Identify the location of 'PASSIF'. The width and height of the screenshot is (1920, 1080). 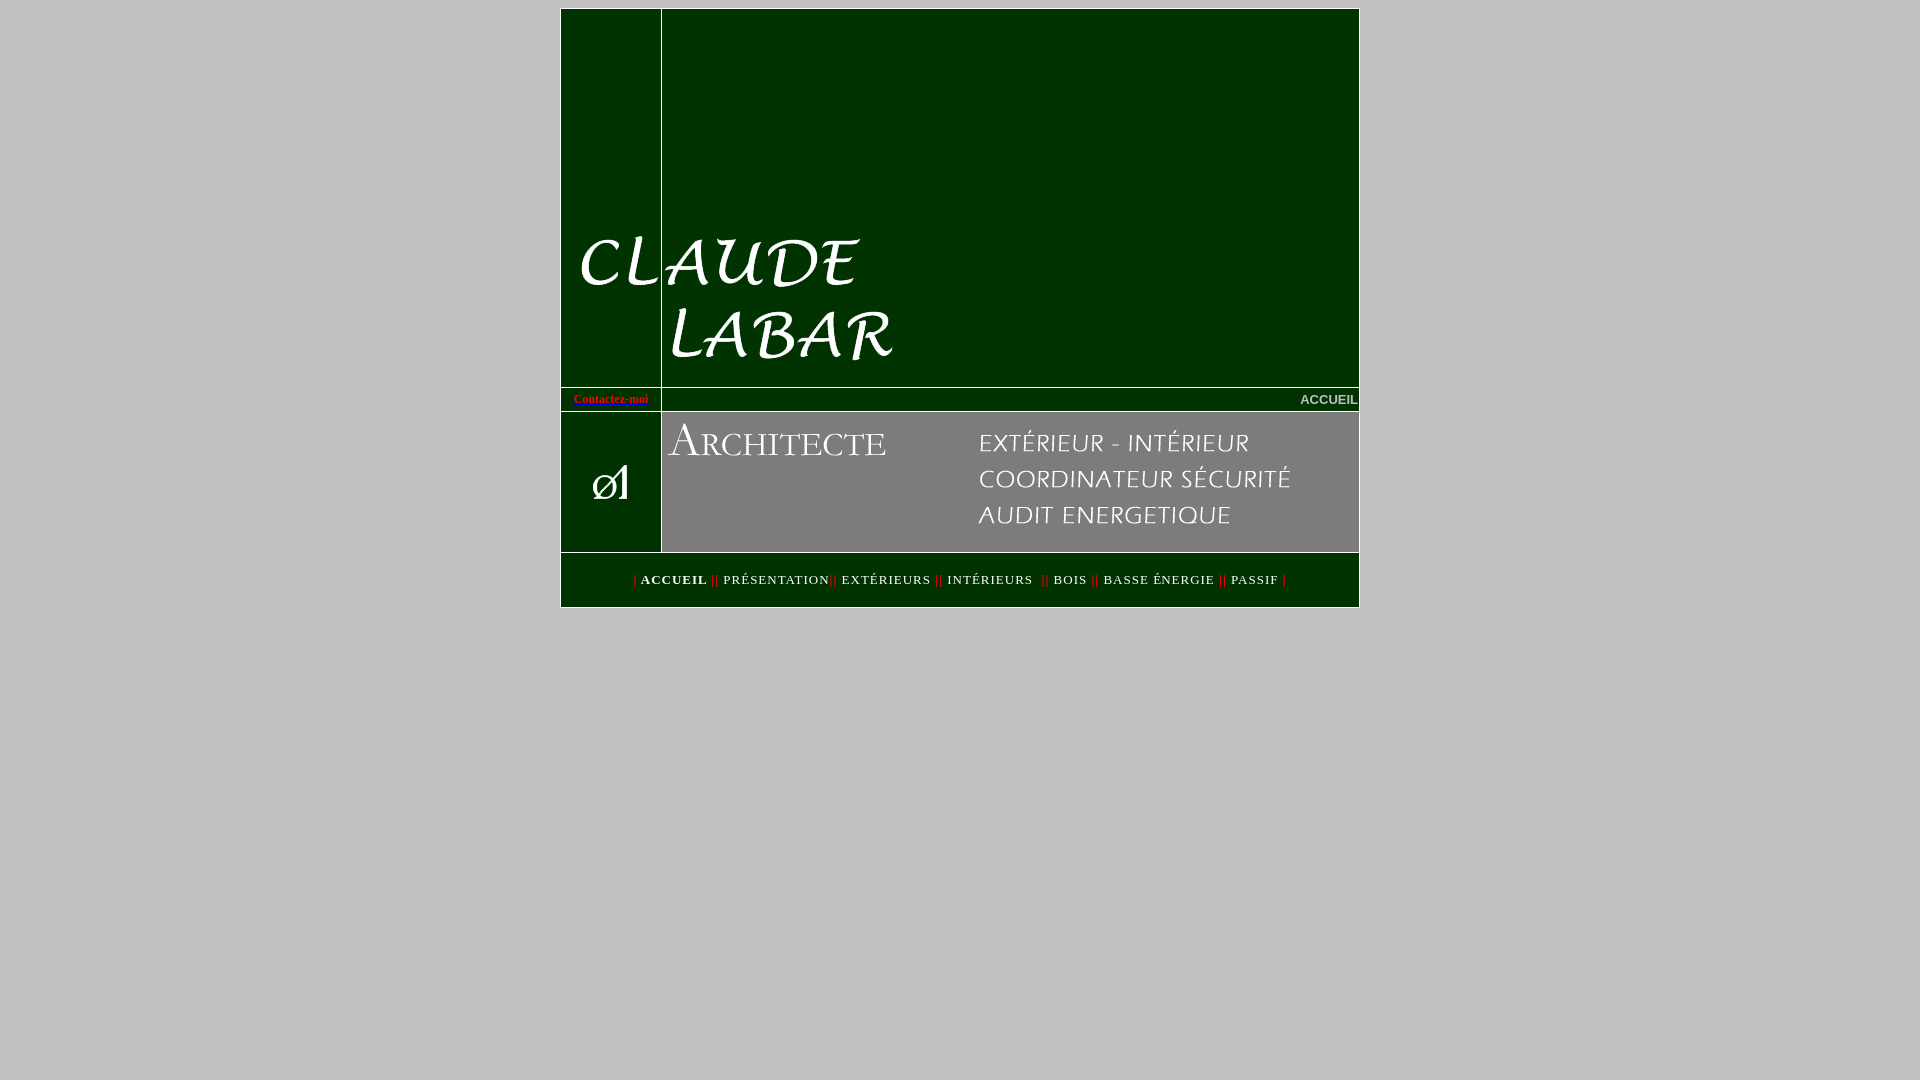
(1253, 579).